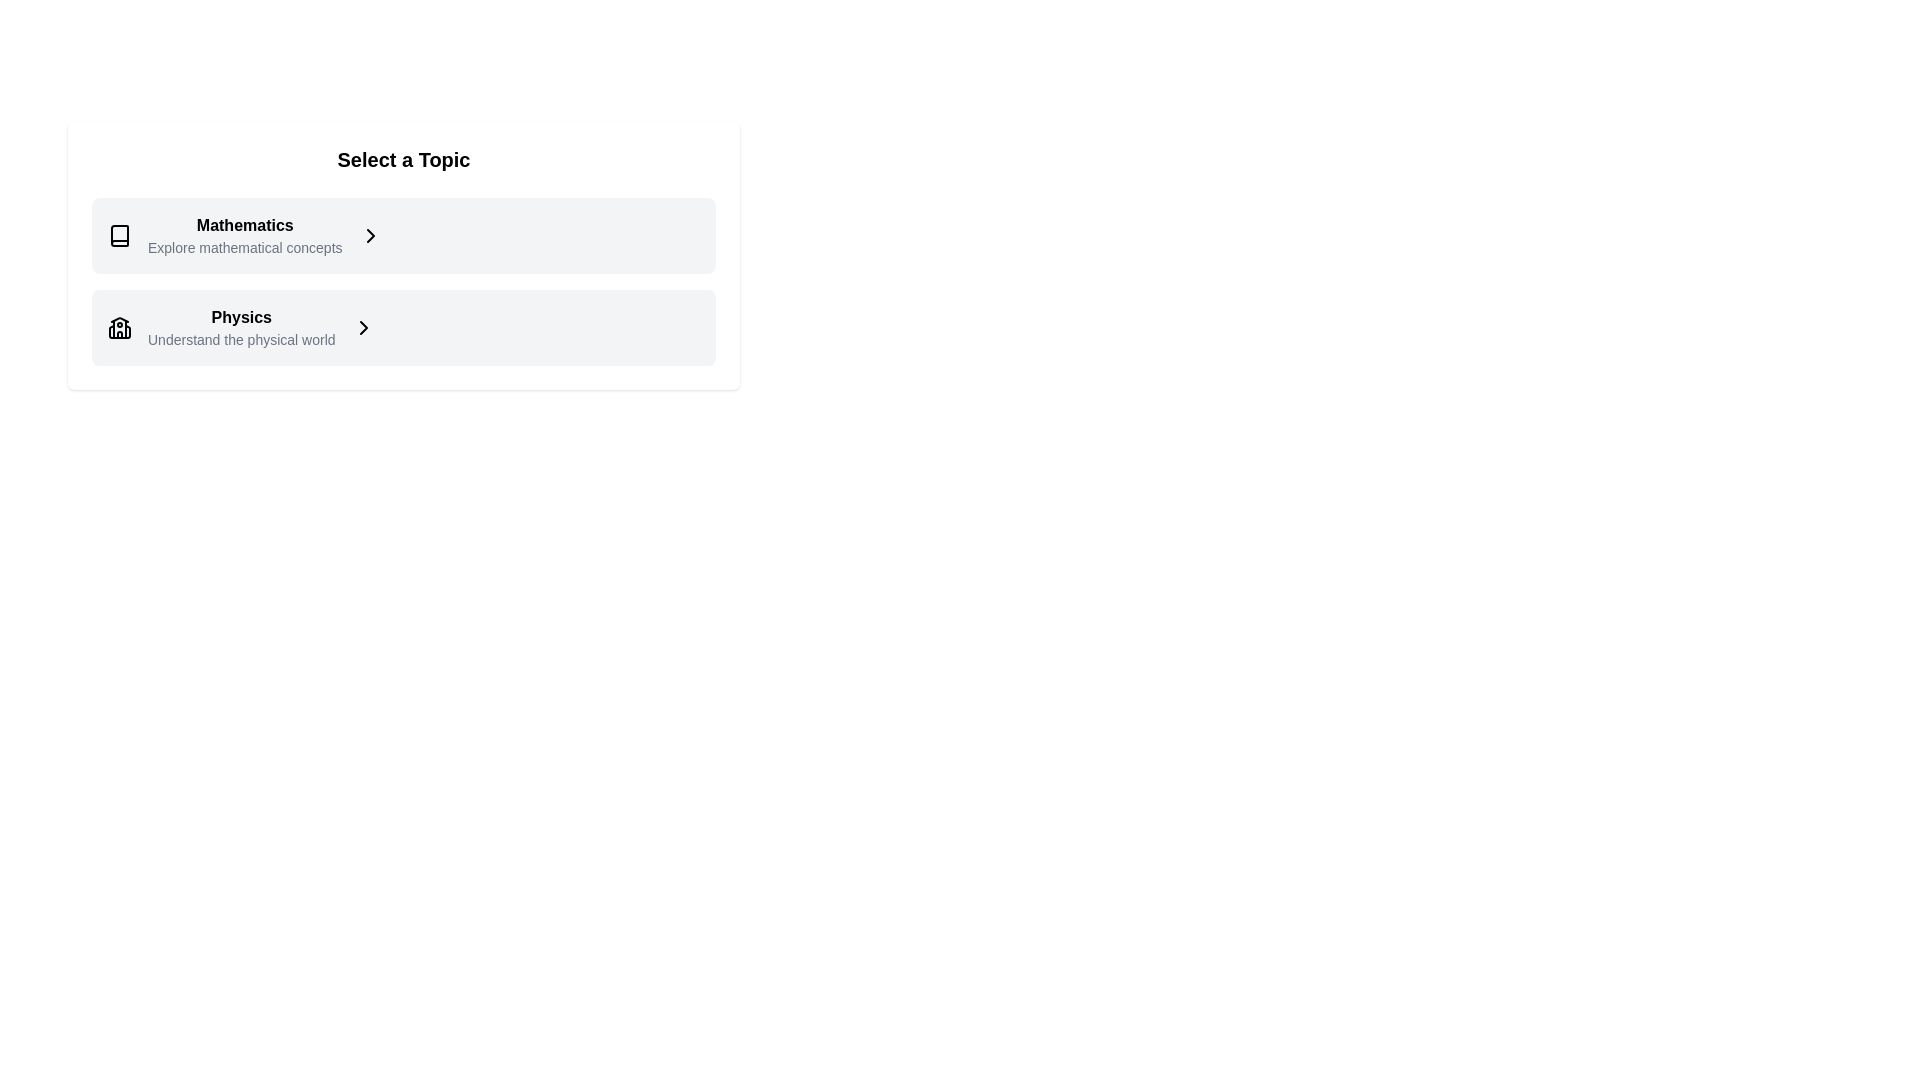 Image resolution: width=1920 pixels, height=1080 pixels. I want to click on the bold text label displaying 'Physics', which is styled in black and serves as the main title for its associated content card, so click(240, 316).